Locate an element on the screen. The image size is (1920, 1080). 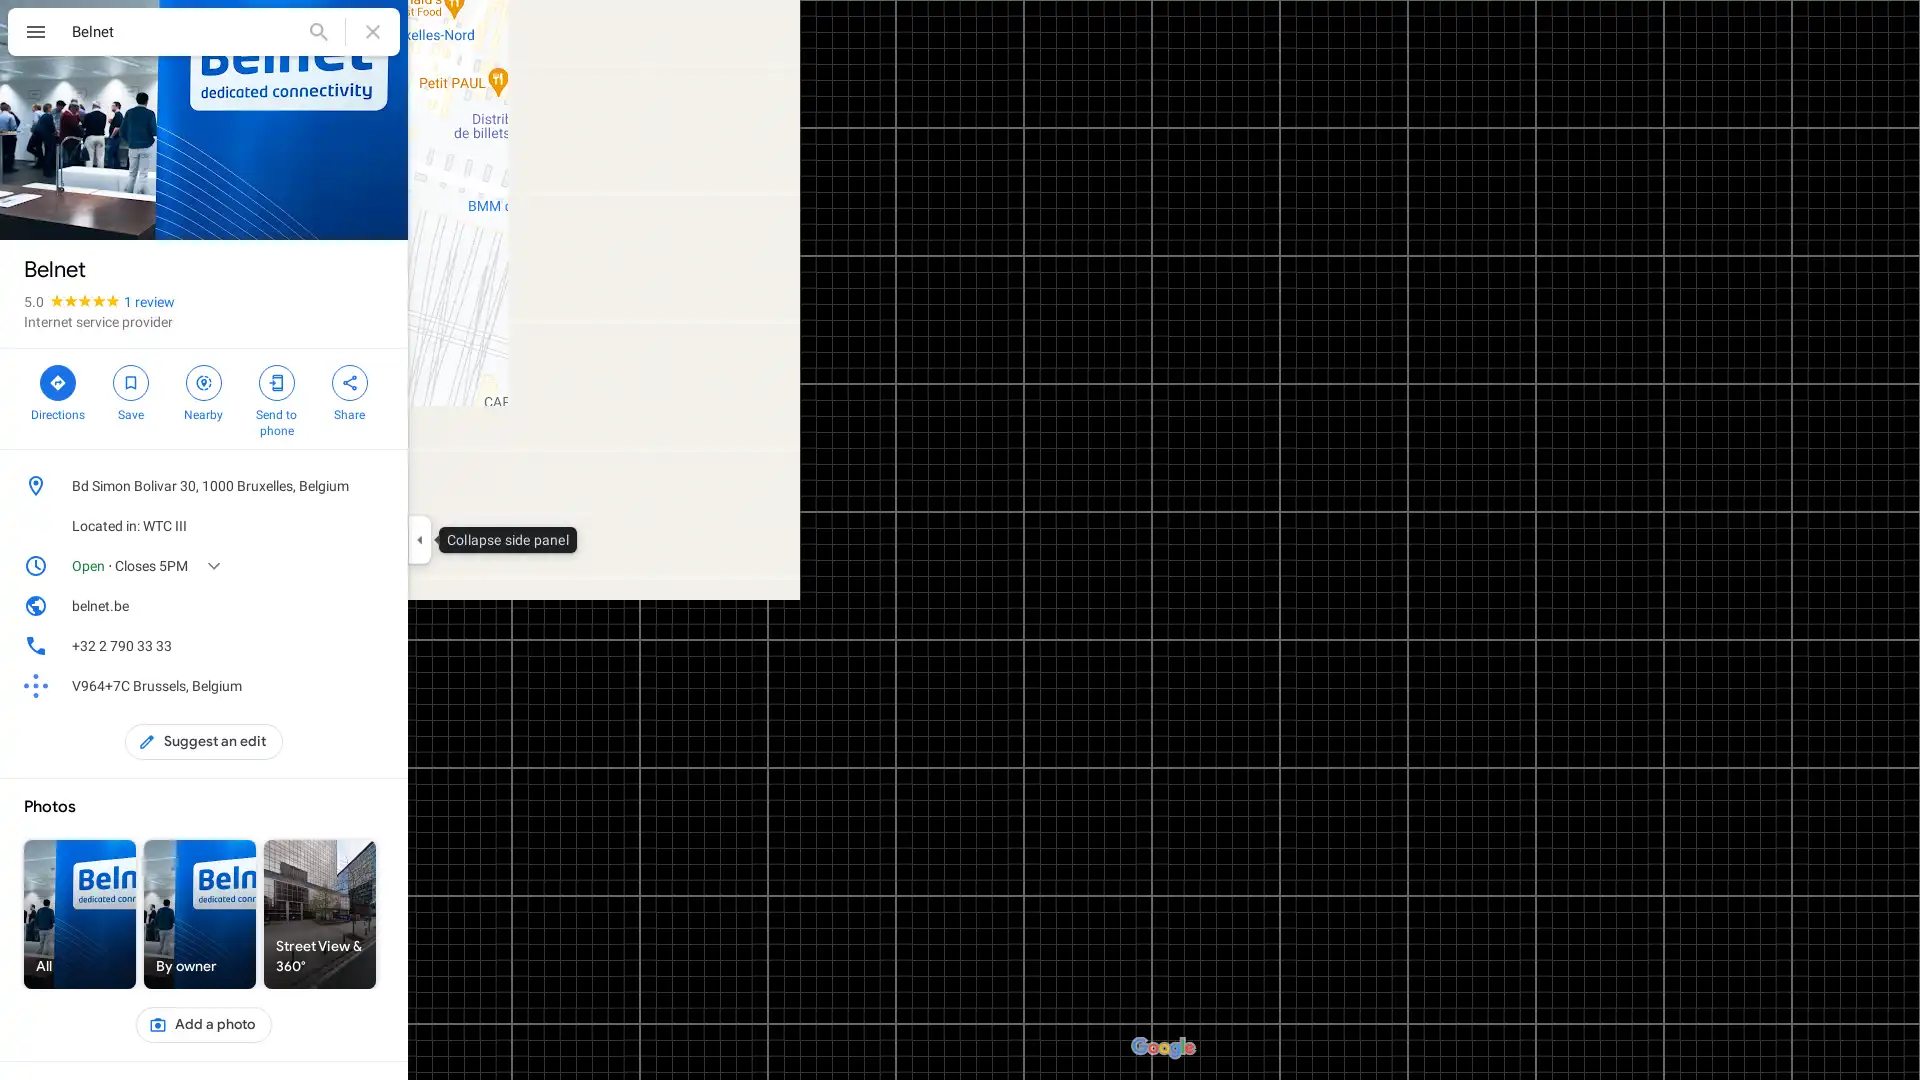
Learn more about plus codes is located at coordinates (374, 685).